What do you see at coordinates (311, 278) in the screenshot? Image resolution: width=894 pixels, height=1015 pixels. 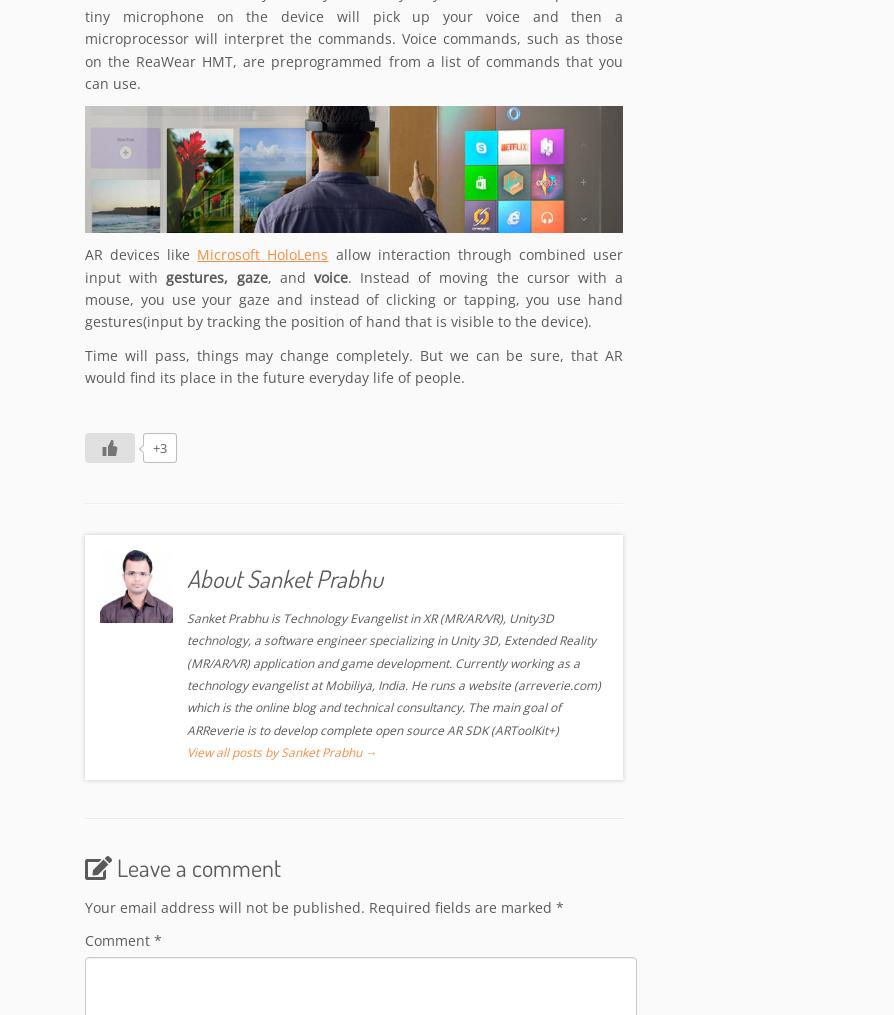 I see `'voice'` at bounding box center [311, 278].